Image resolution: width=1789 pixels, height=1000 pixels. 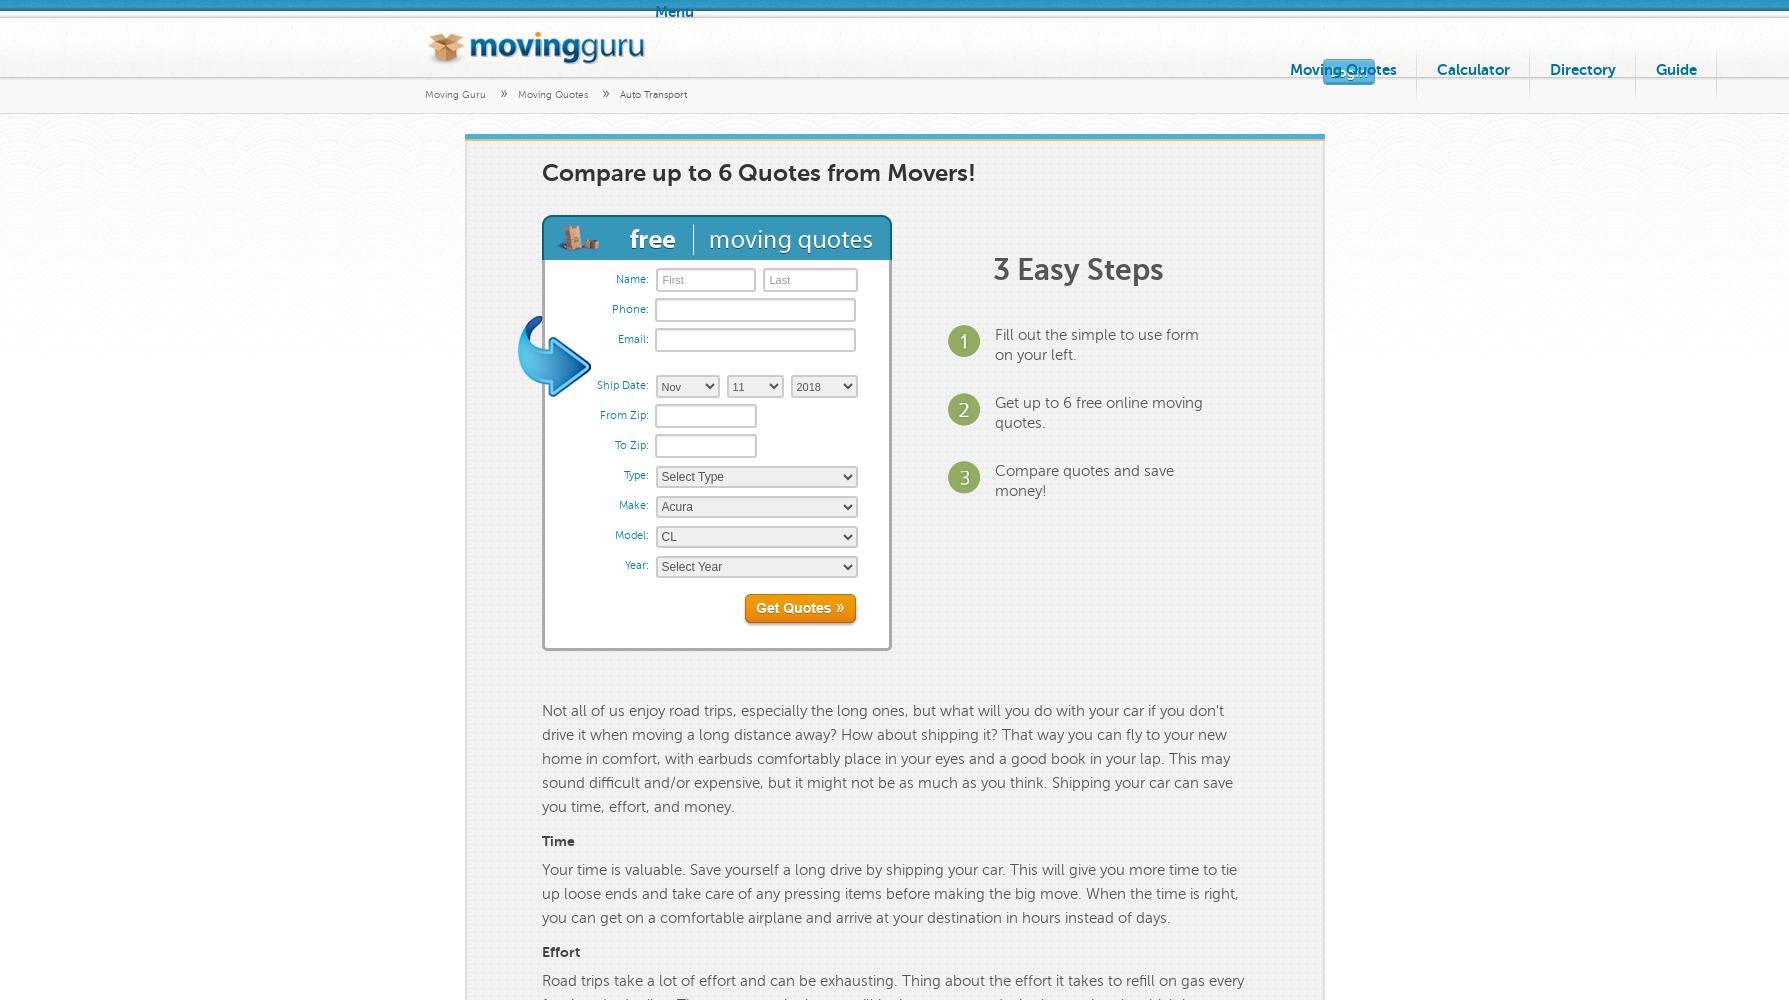 I want to click on 'Effort', so click(x=539, y=951).